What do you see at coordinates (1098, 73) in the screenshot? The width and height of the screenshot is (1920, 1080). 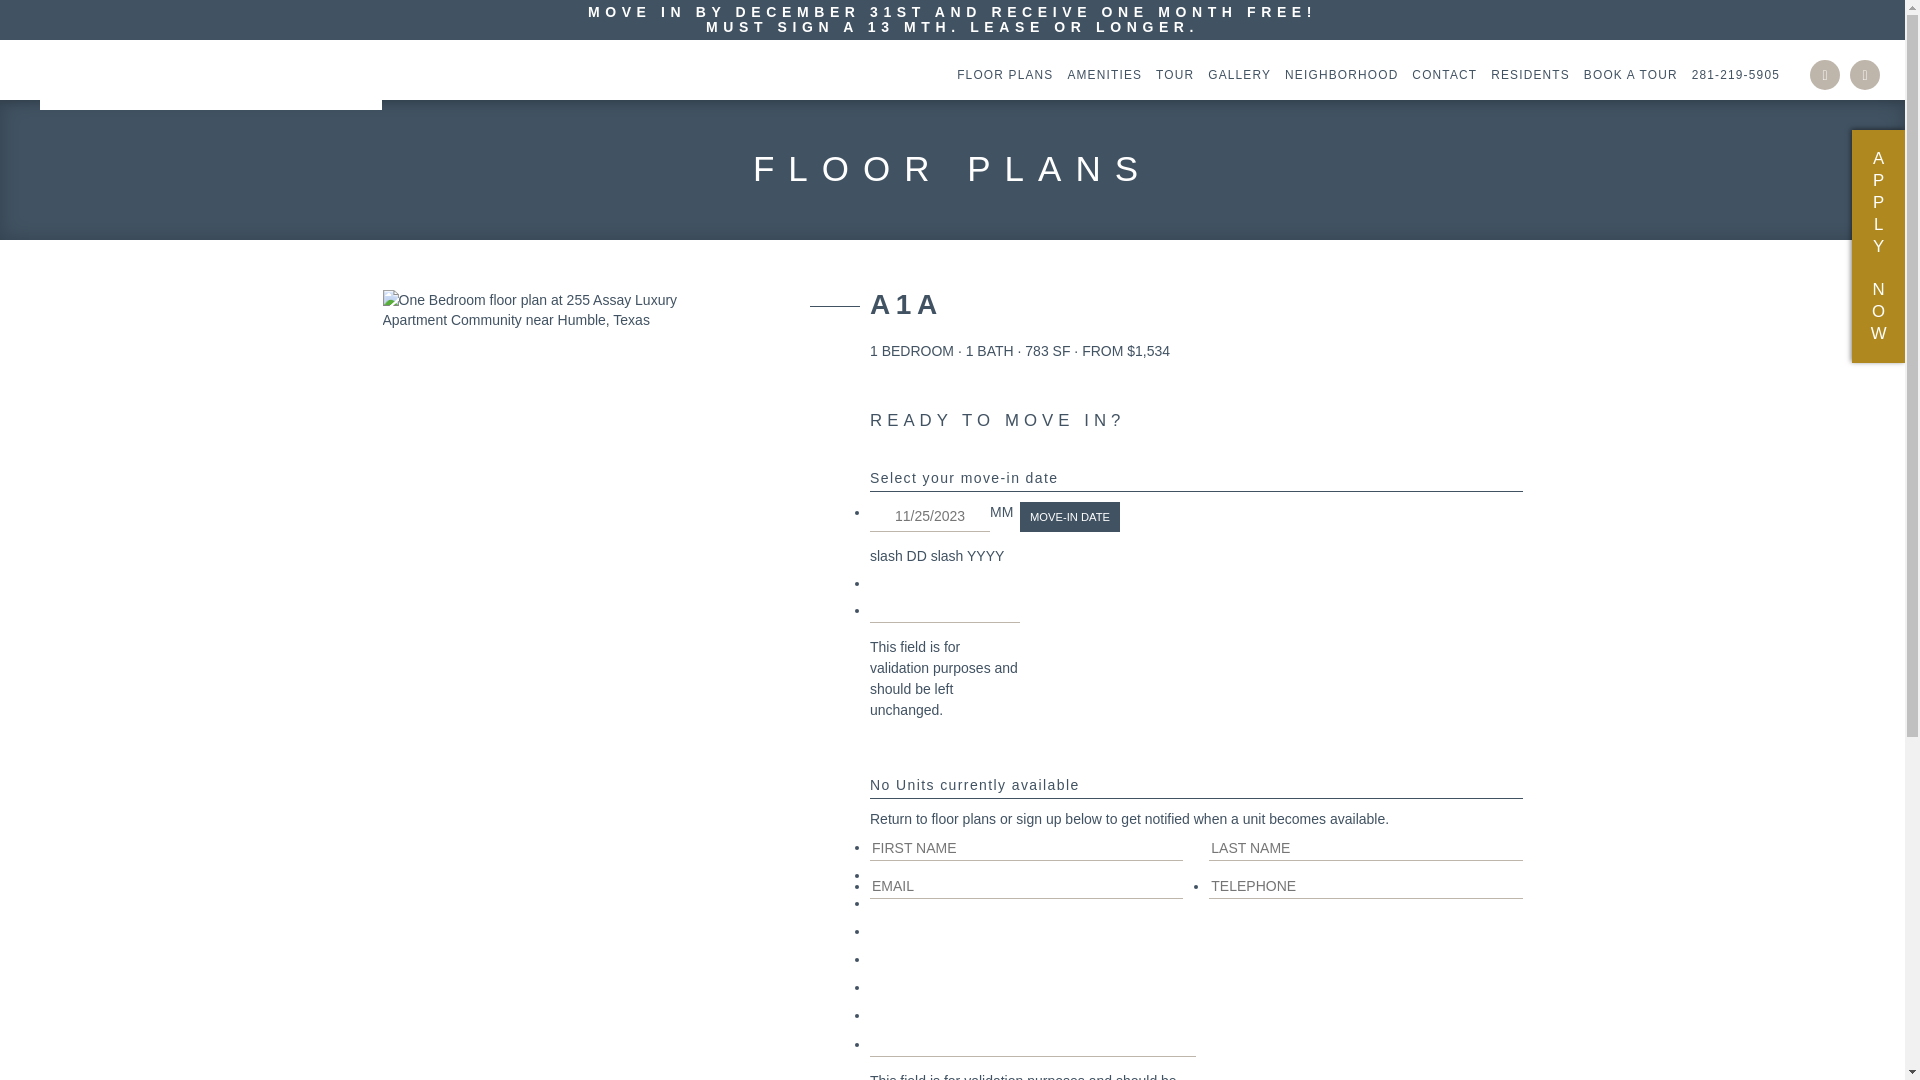 I see `'AMENITIES'` at bounding box center [1098, 73].